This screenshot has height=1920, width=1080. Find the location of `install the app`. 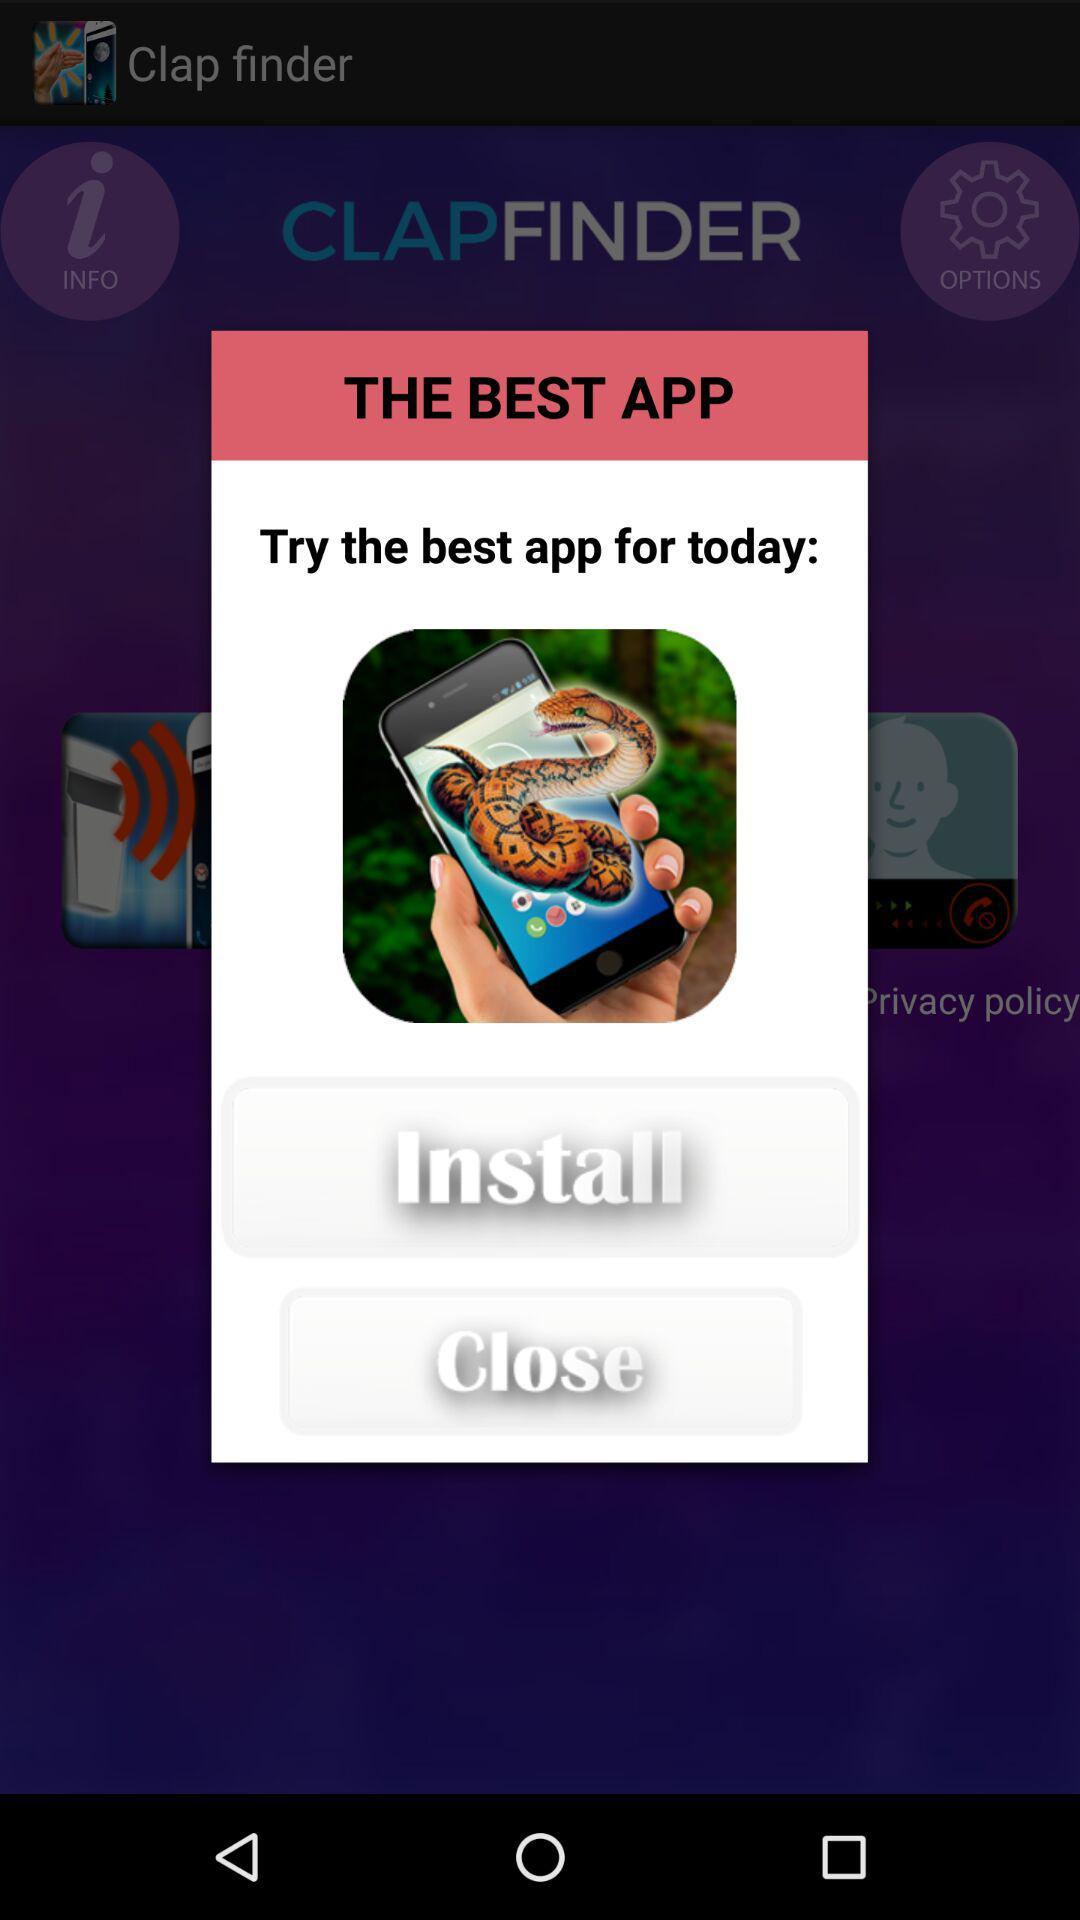

install the app is located at coordinates (538, 1167).